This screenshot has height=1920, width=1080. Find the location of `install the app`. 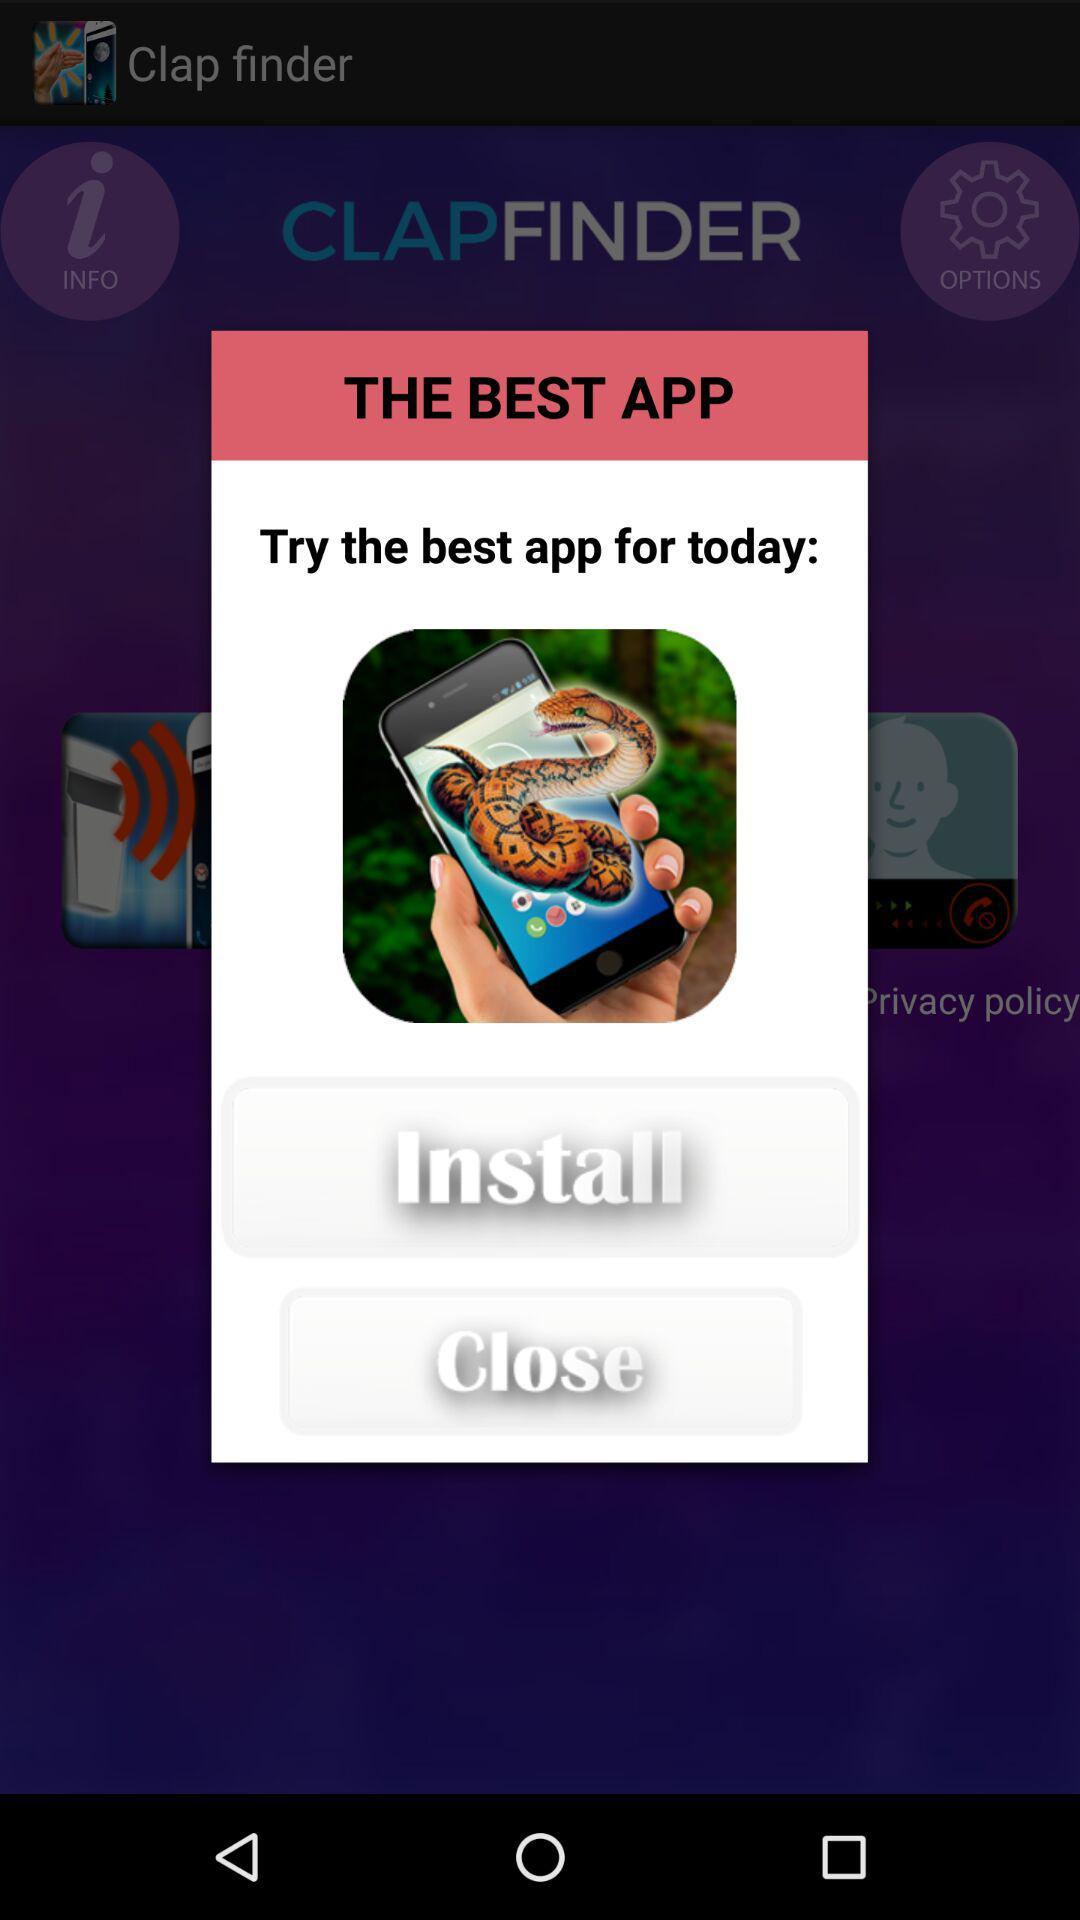

install the app is located at coordinates (538, 1167).